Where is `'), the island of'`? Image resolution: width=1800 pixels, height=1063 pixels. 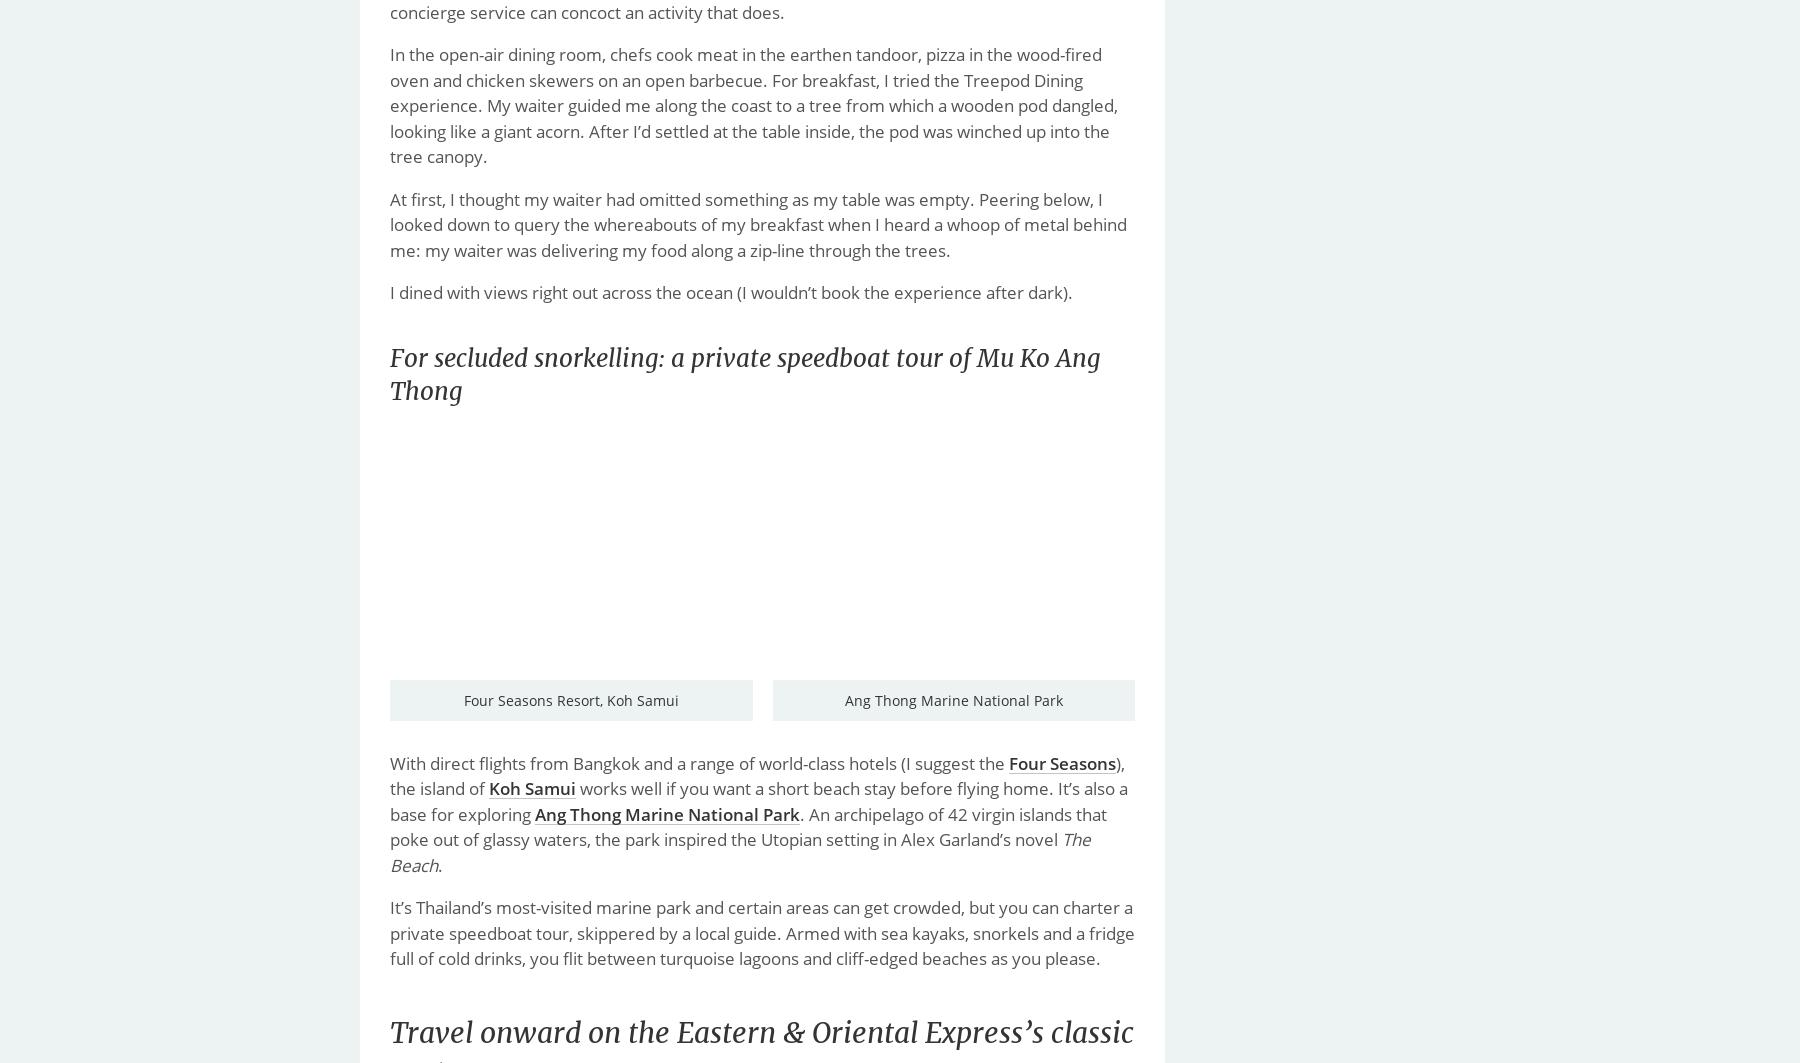 '), the island of' is located at coordinates (756, 774).